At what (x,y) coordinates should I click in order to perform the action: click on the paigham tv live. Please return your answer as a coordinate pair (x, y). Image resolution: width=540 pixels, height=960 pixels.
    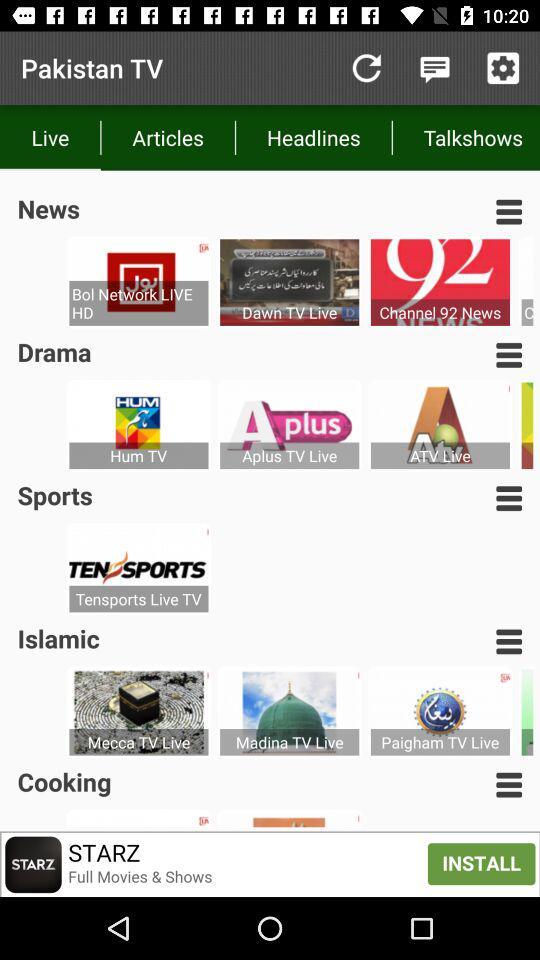
    Looking at the image, I should click on (440, 741).